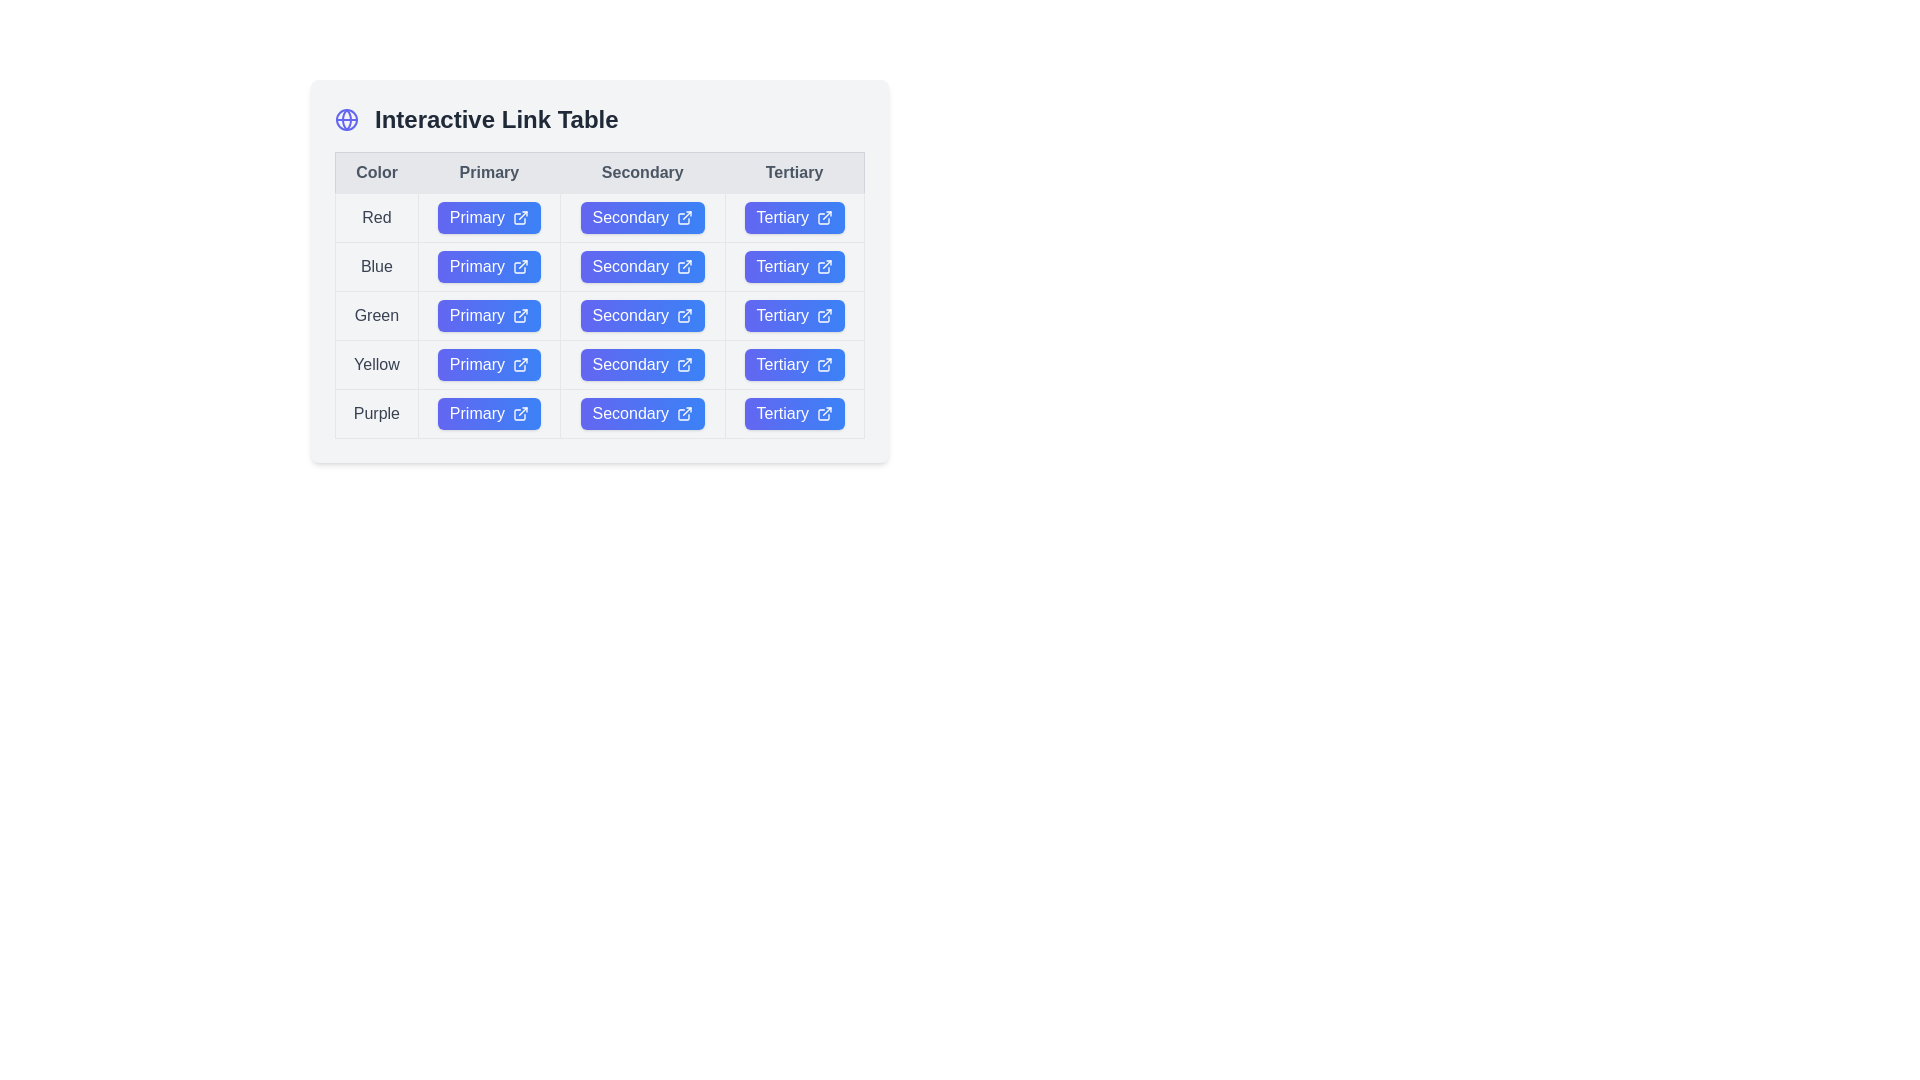 The width and height of the screenshot is (1920, 1080). I want to click on the visual style of the external link icon located within the 'Primary' button in the 'Purple' row of the 'Interactive Link Table.', so click(520, 412).